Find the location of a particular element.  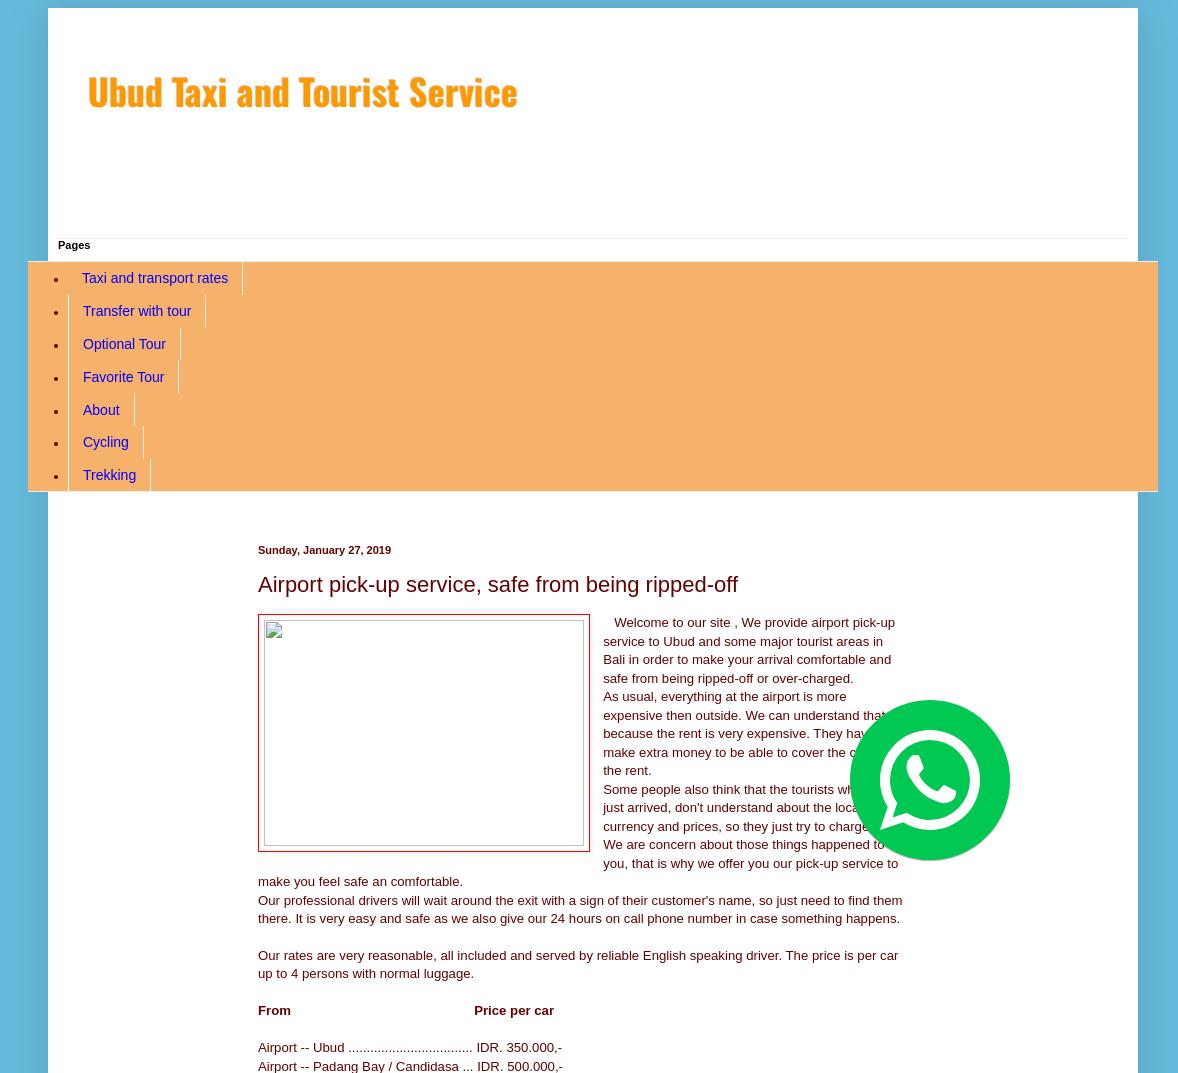

'Reliable transport solution' is located at coordinates (86, 189).